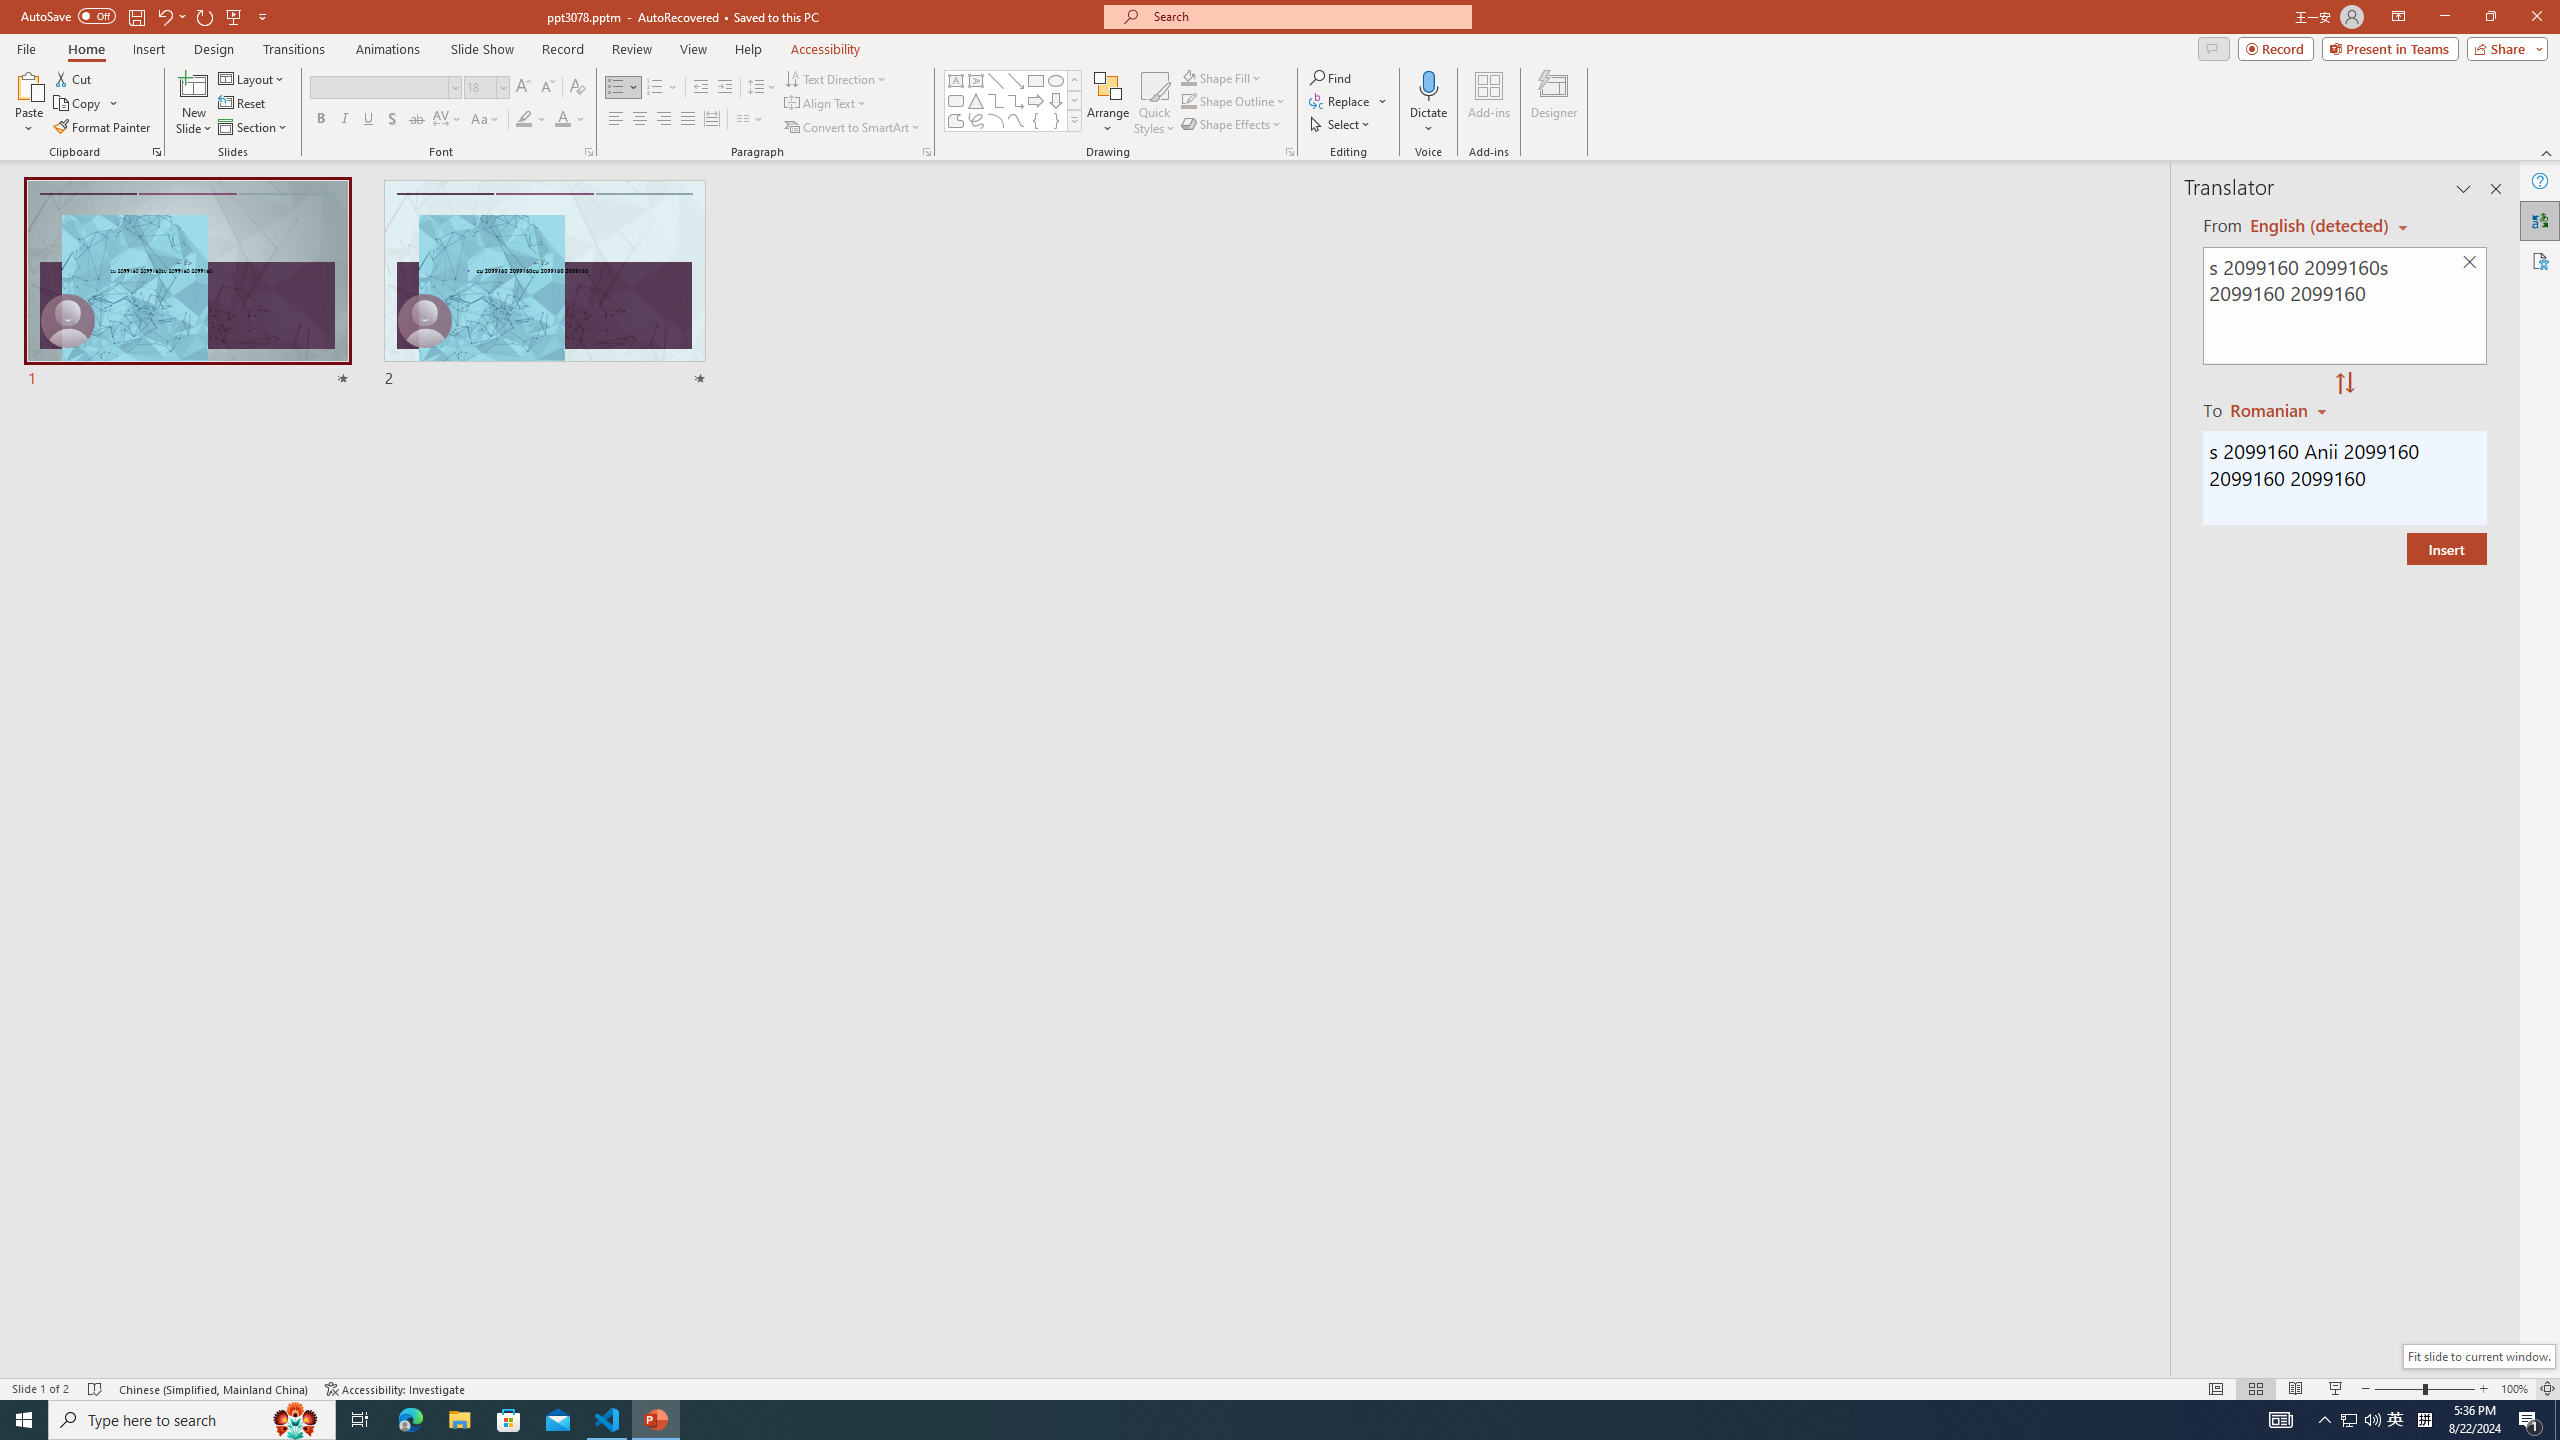 The width and height of the screenshot is (2560, 1440). What do you see at coordinates (155, 150) in the screenshot?
I see `'Office Clipboard...'` at bounding box center [155, 150].